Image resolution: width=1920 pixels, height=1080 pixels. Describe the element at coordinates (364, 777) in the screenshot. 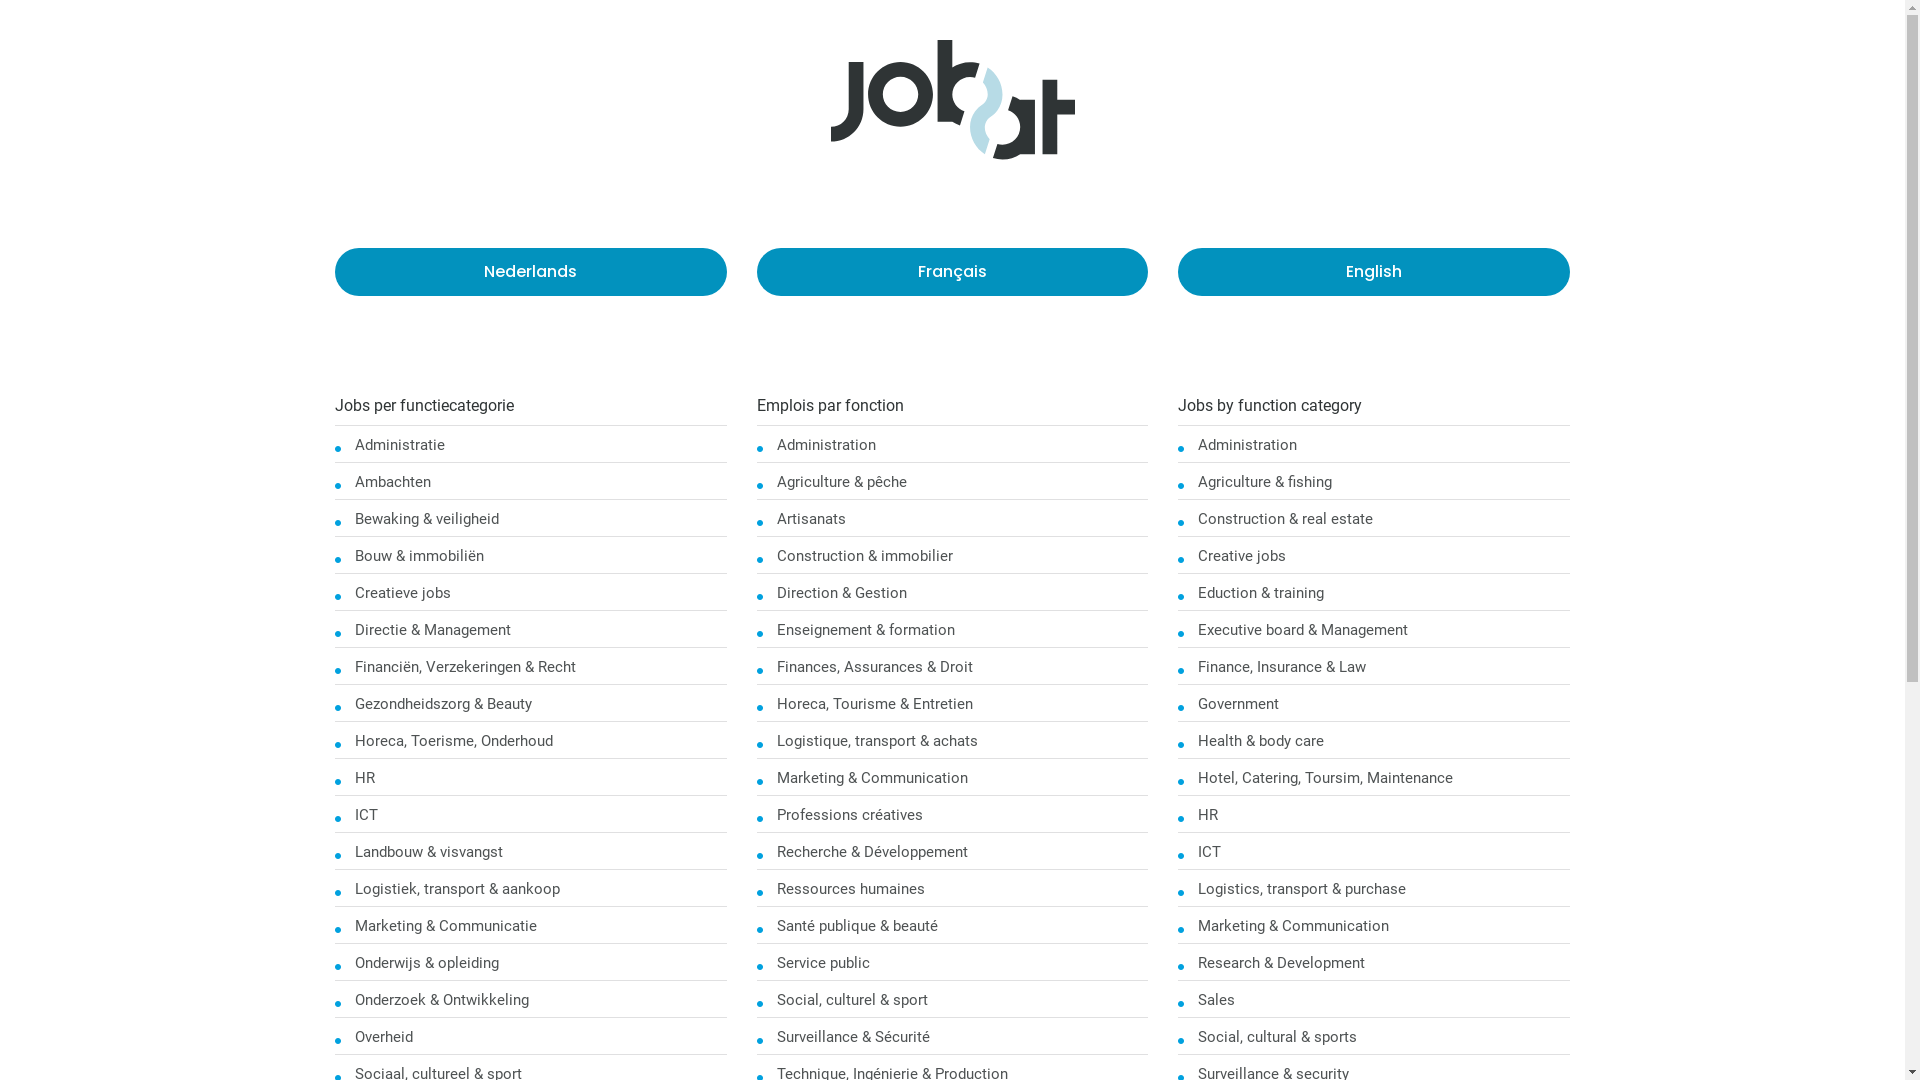

I see `'HR'` at that location.